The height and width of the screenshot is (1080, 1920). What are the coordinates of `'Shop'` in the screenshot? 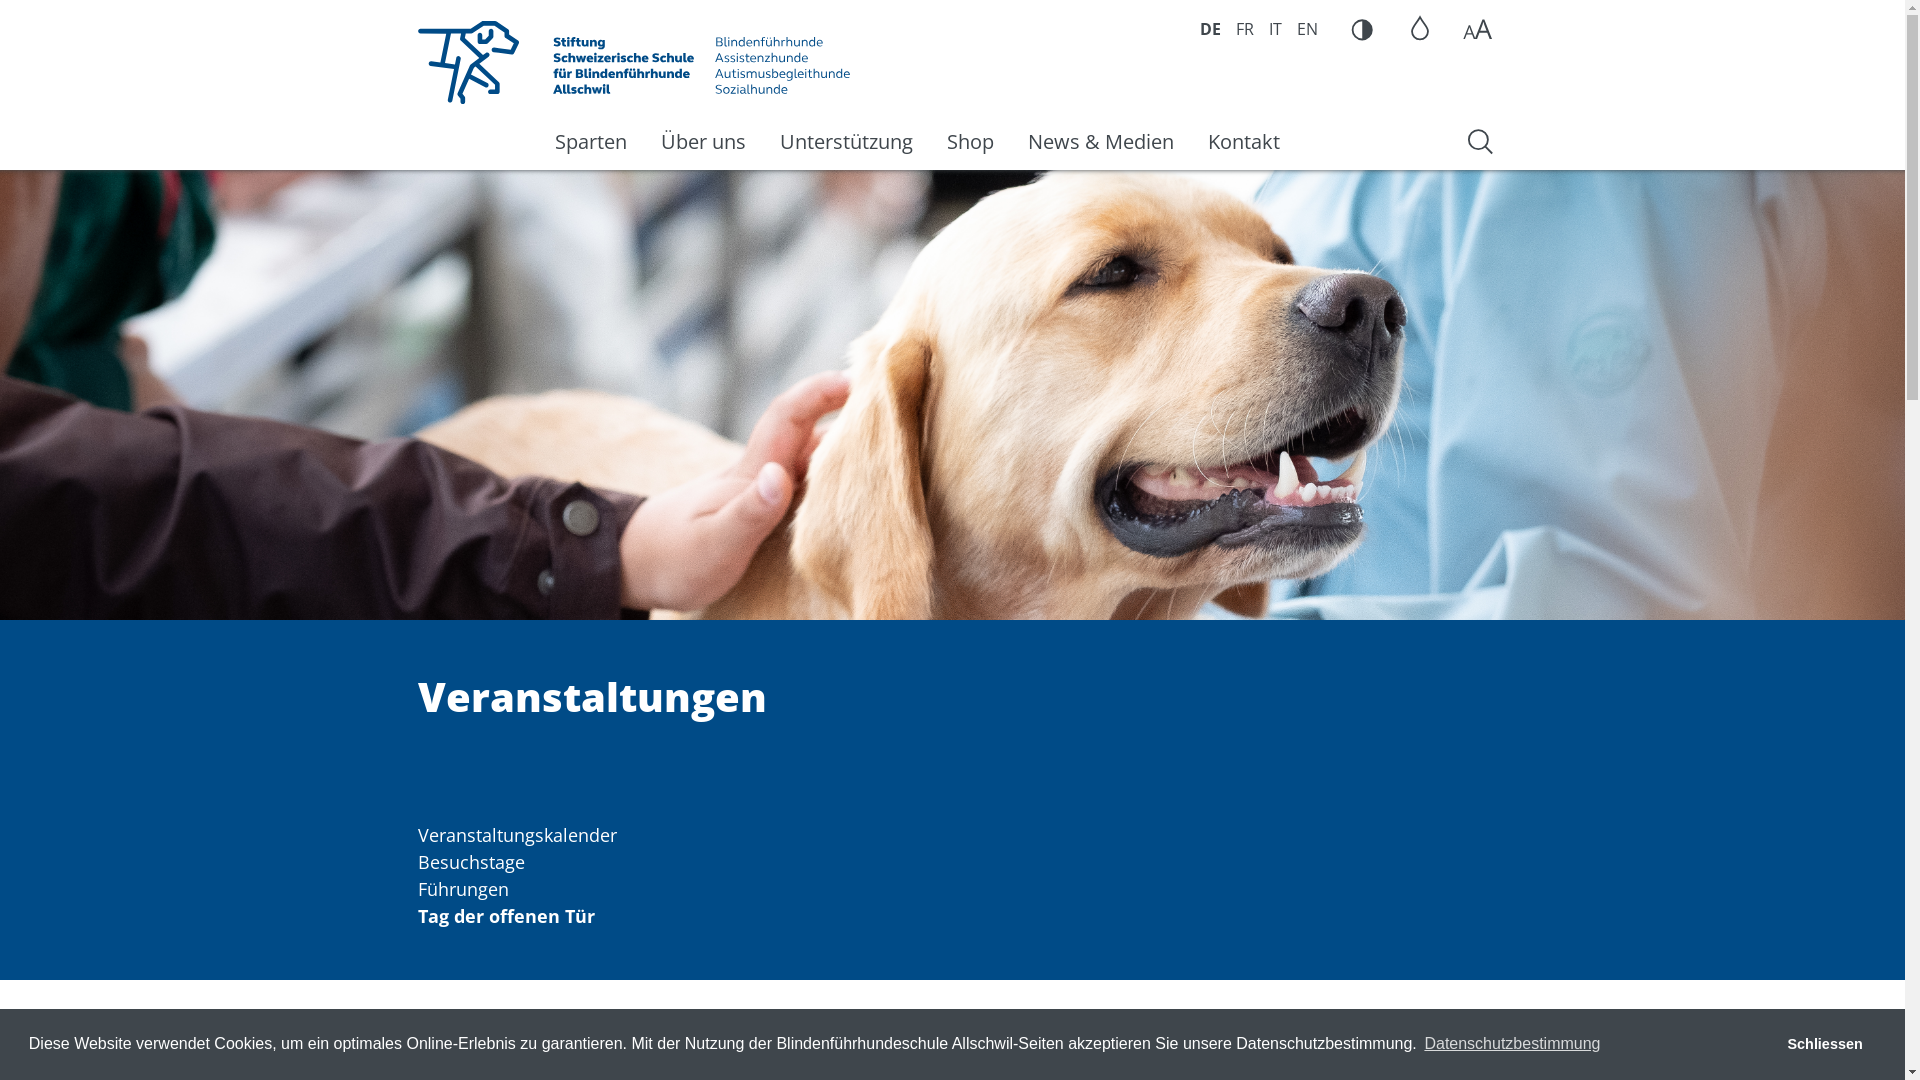 It's located at (970, 140).